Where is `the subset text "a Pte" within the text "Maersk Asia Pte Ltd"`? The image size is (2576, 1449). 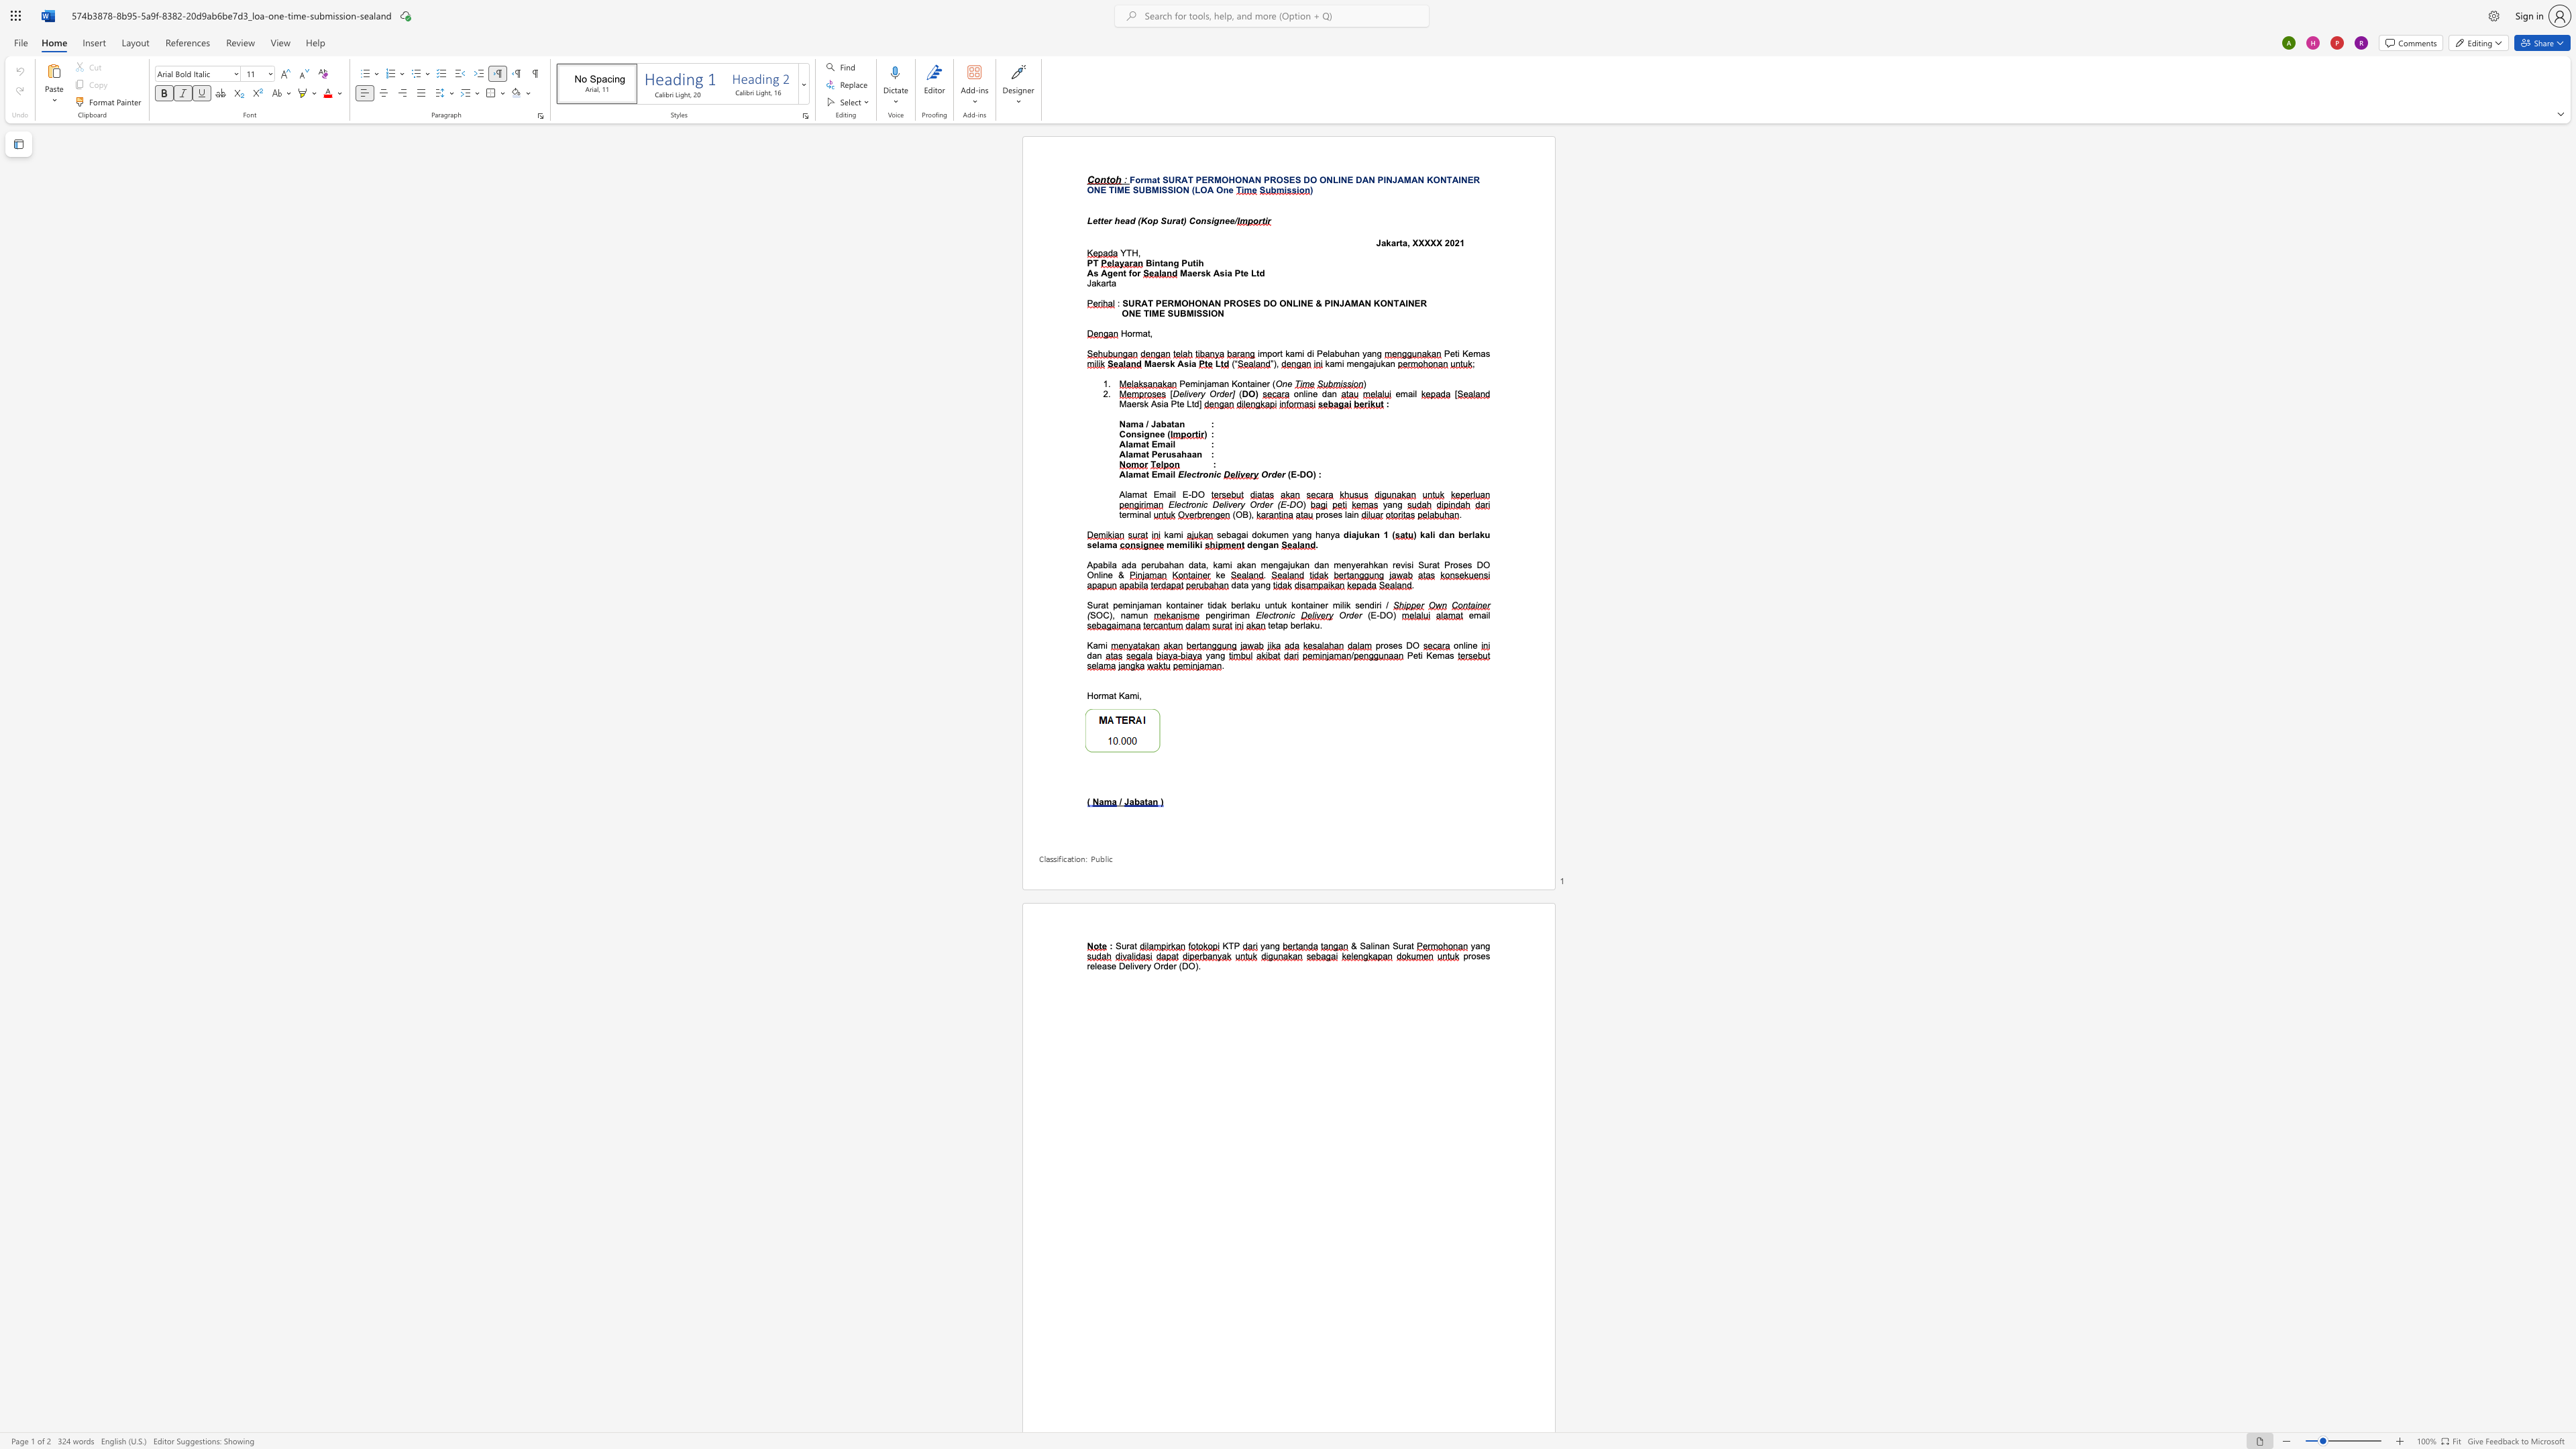 the subset text "a Pte" within the text "Maersk Asia Pte Ltd" is located at coordinates (1227, 272).